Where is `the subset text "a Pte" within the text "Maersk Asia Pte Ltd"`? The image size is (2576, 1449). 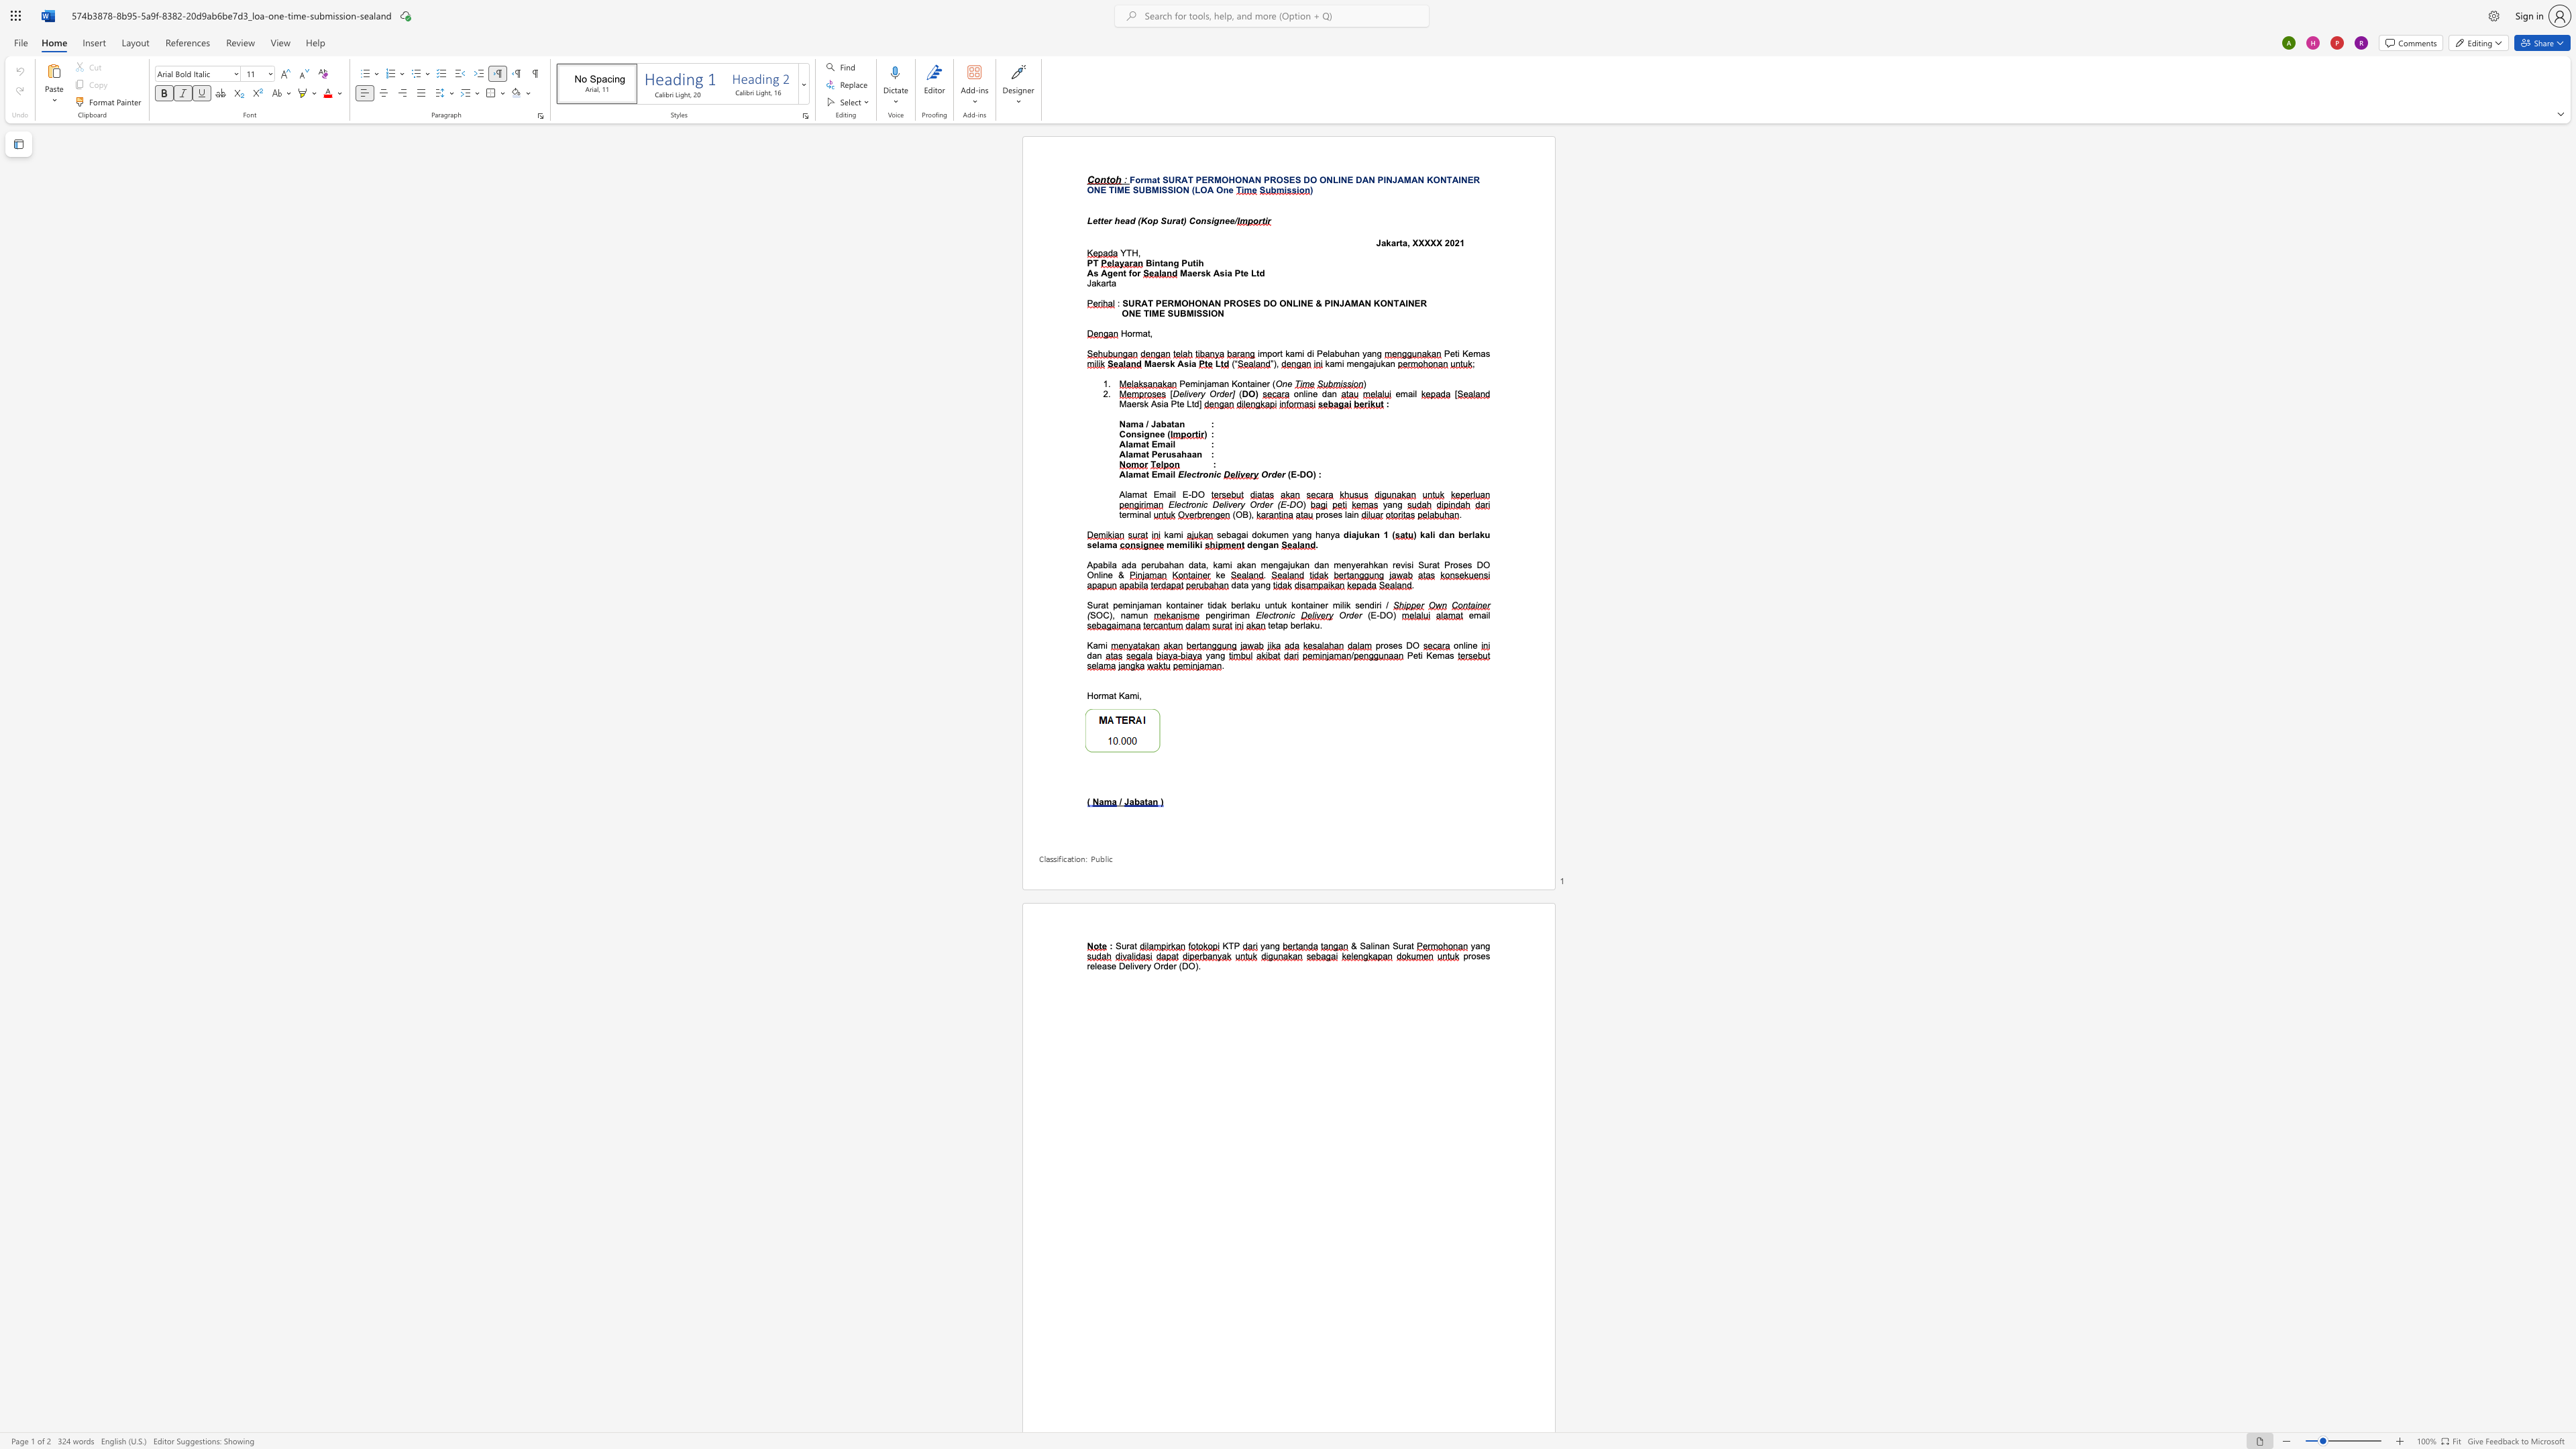 the subset text "a Pte" within the text "Maersk Asia Pte Ltd" is located at coordinates (1227, 272).